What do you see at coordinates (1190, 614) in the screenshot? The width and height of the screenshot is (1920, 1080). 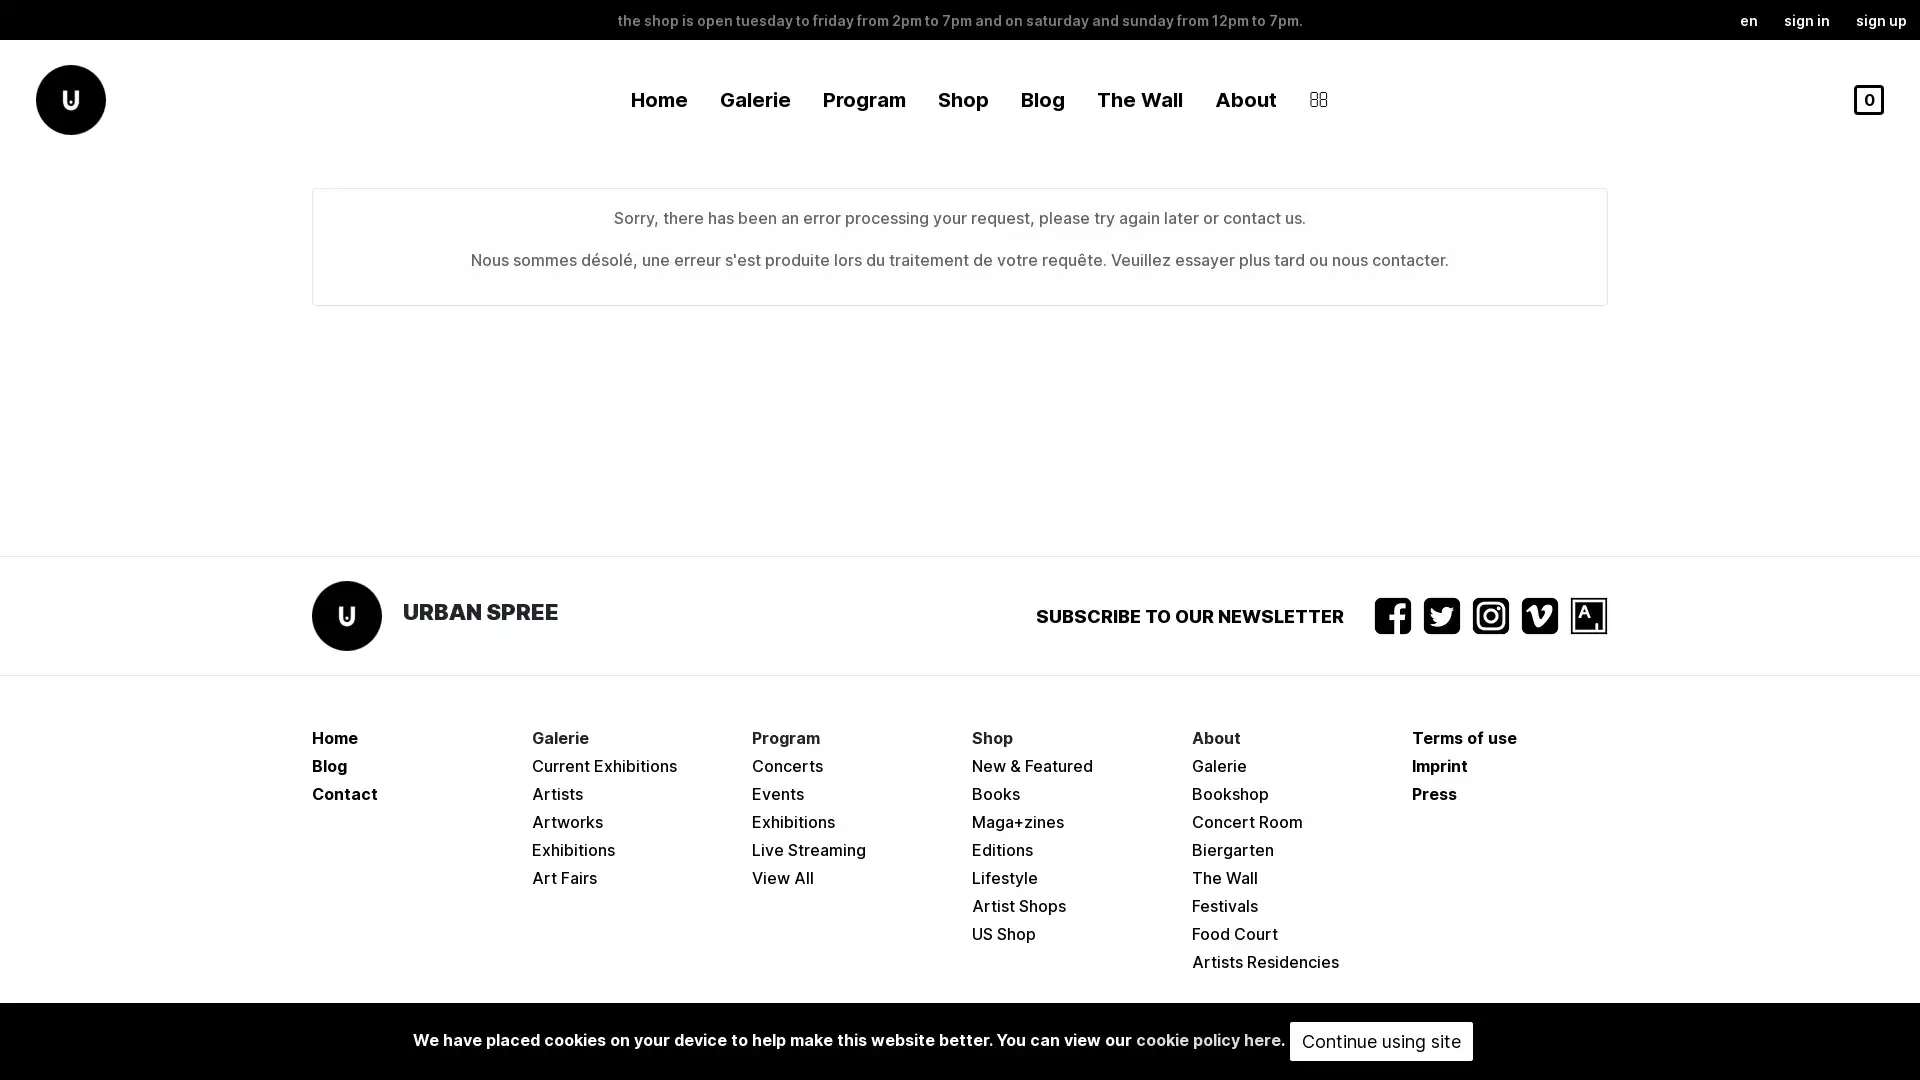 I see `SUBSCRIBE TO OUR NEWSLETTER` at bounding box center [1190, 614].